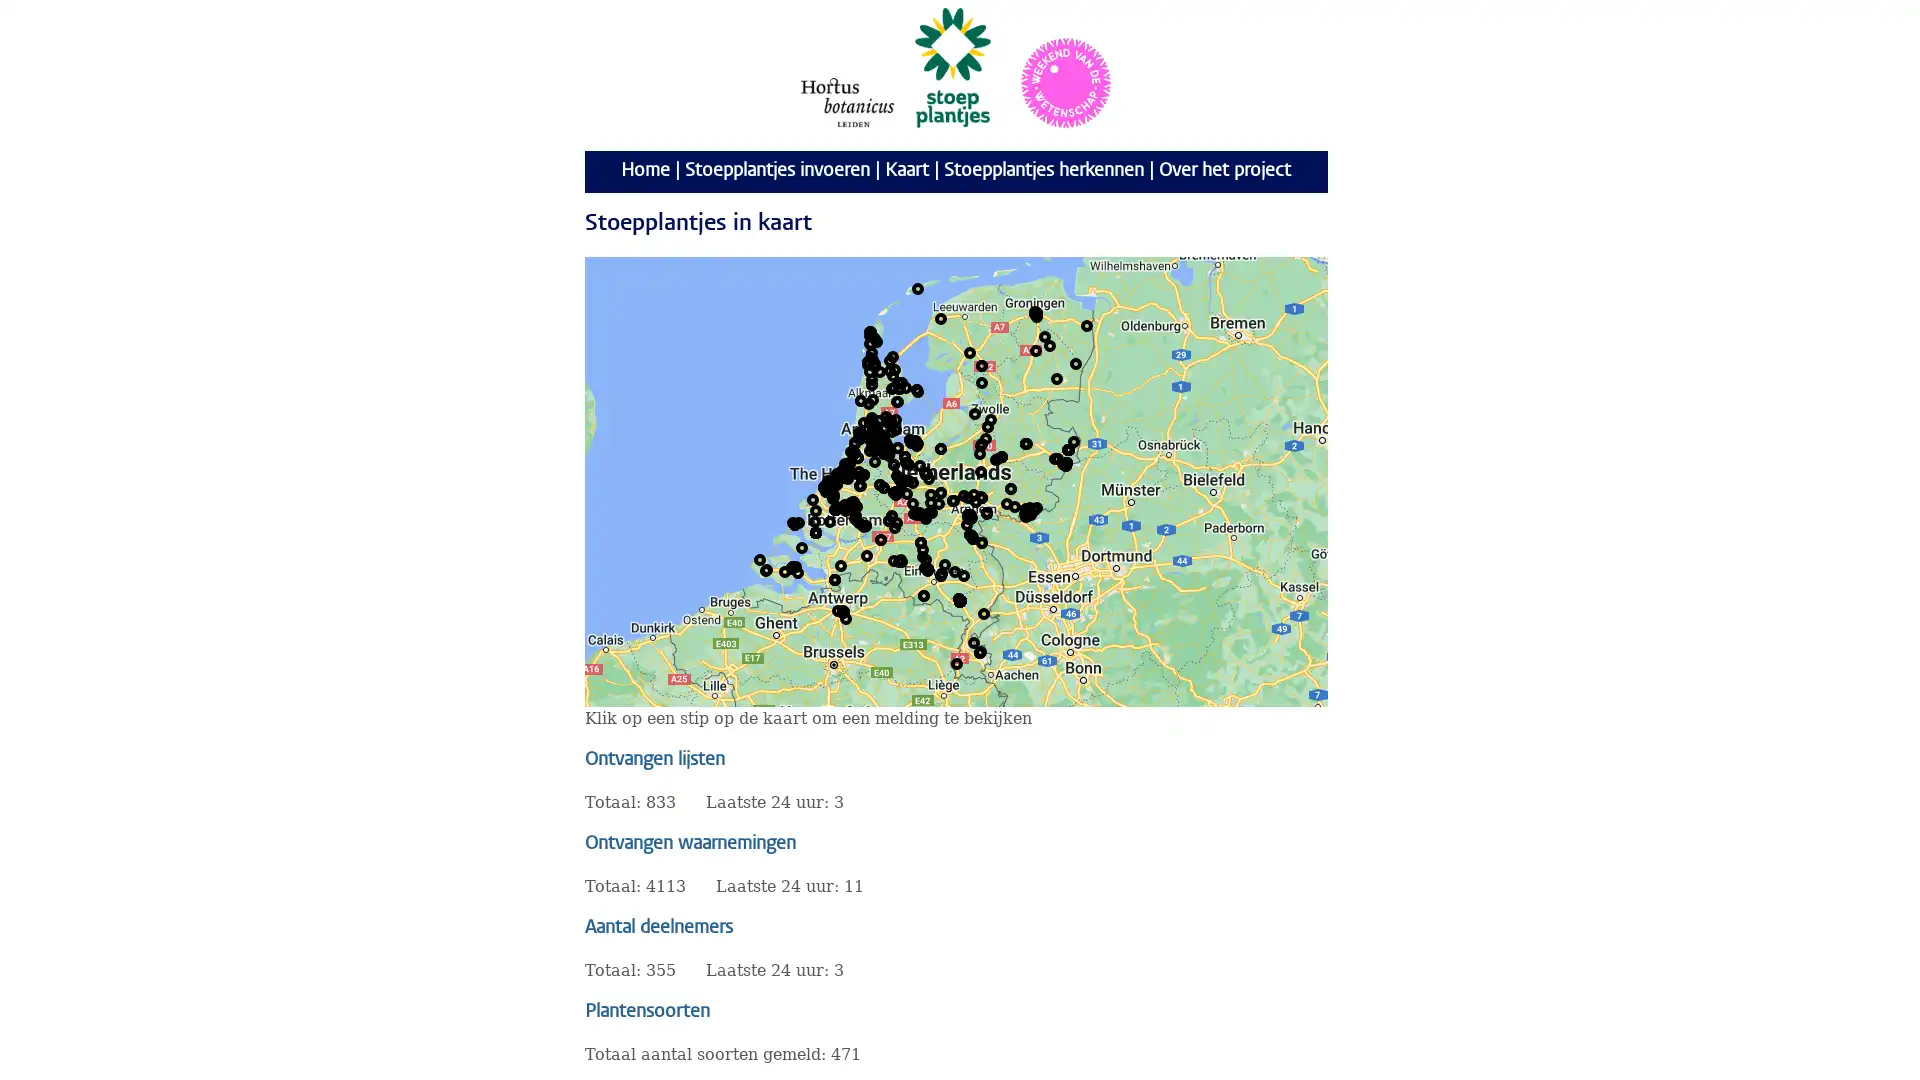 The image size is (1920, 1080). Describe the element at coordinates (1011, 488) in the screenshot. I see `Telling van Marga Limbeek op 01 mei 2022` at that location.